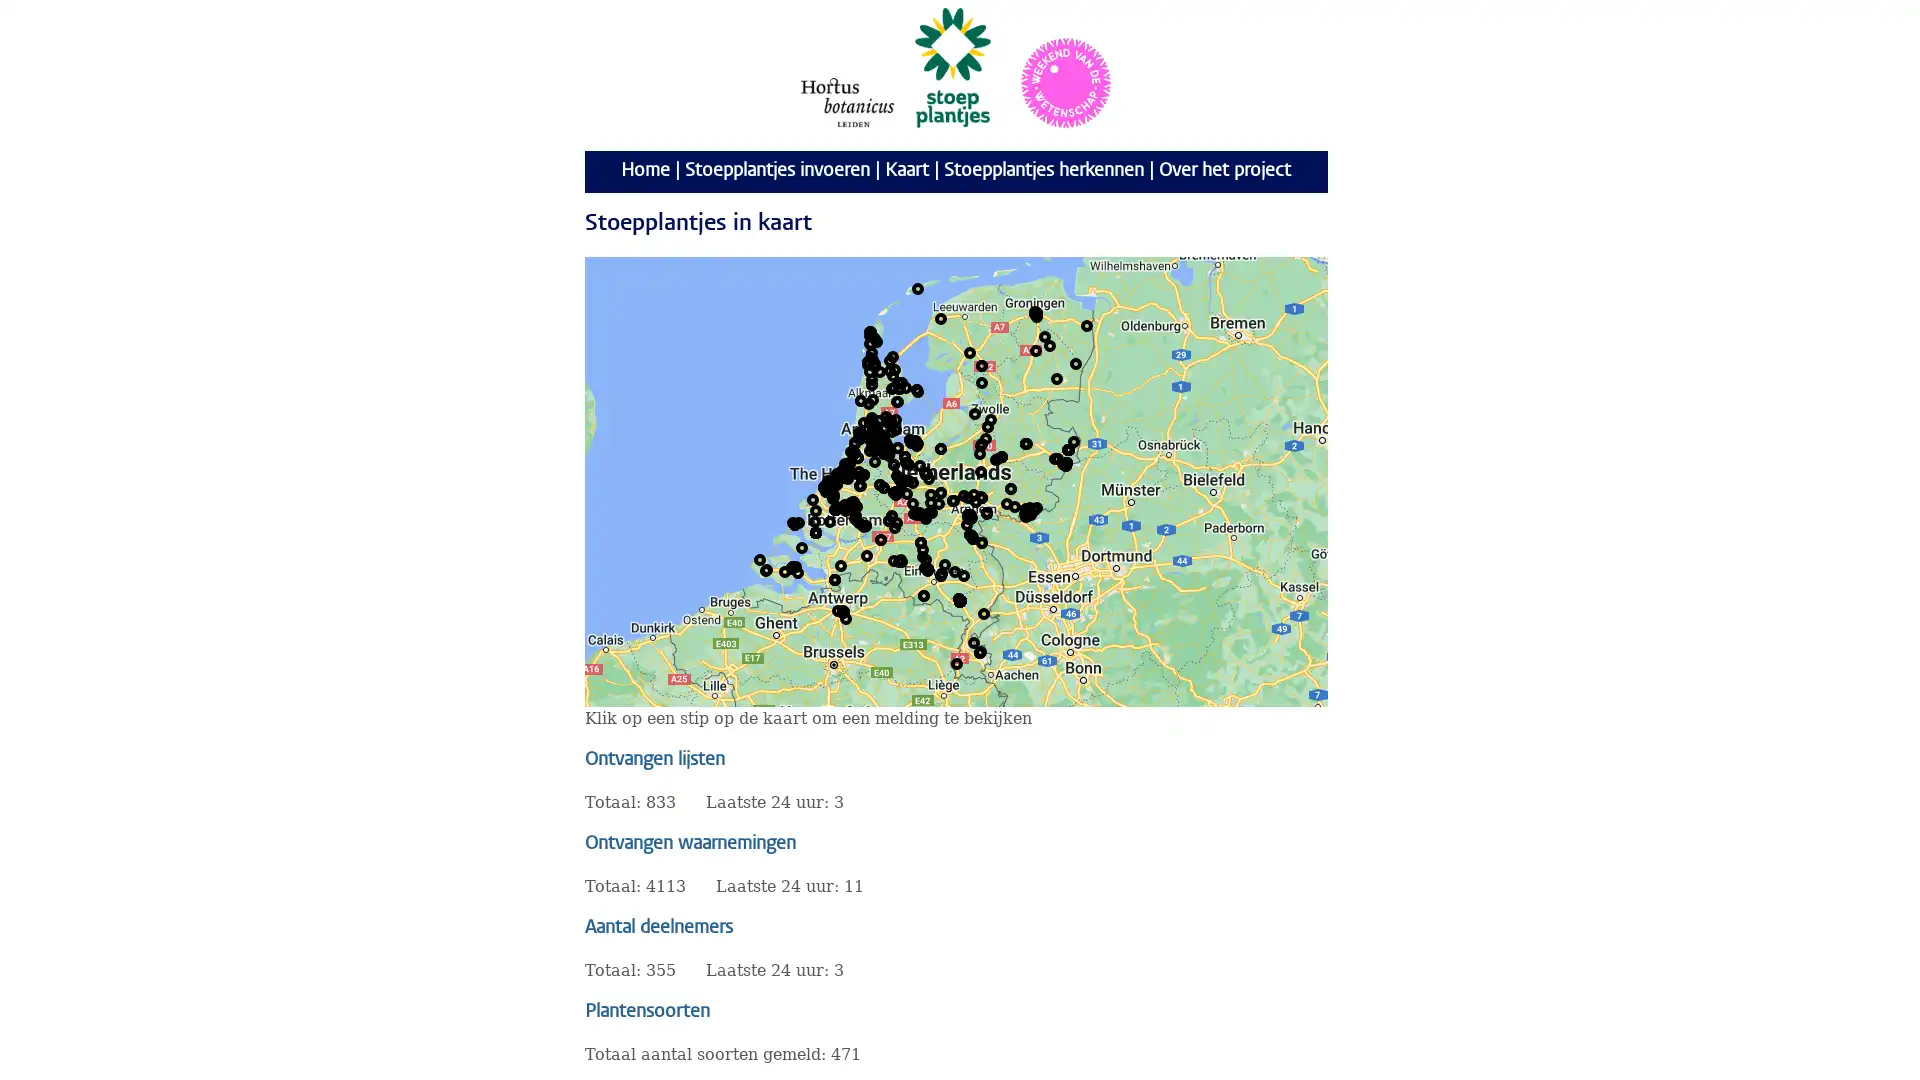 The image size is (1920, 1080). Describe the element at coordinates (1011, 488) in the screenshot. I see `Telling van Marga Limbeek op 01 mei 2022` at that location.